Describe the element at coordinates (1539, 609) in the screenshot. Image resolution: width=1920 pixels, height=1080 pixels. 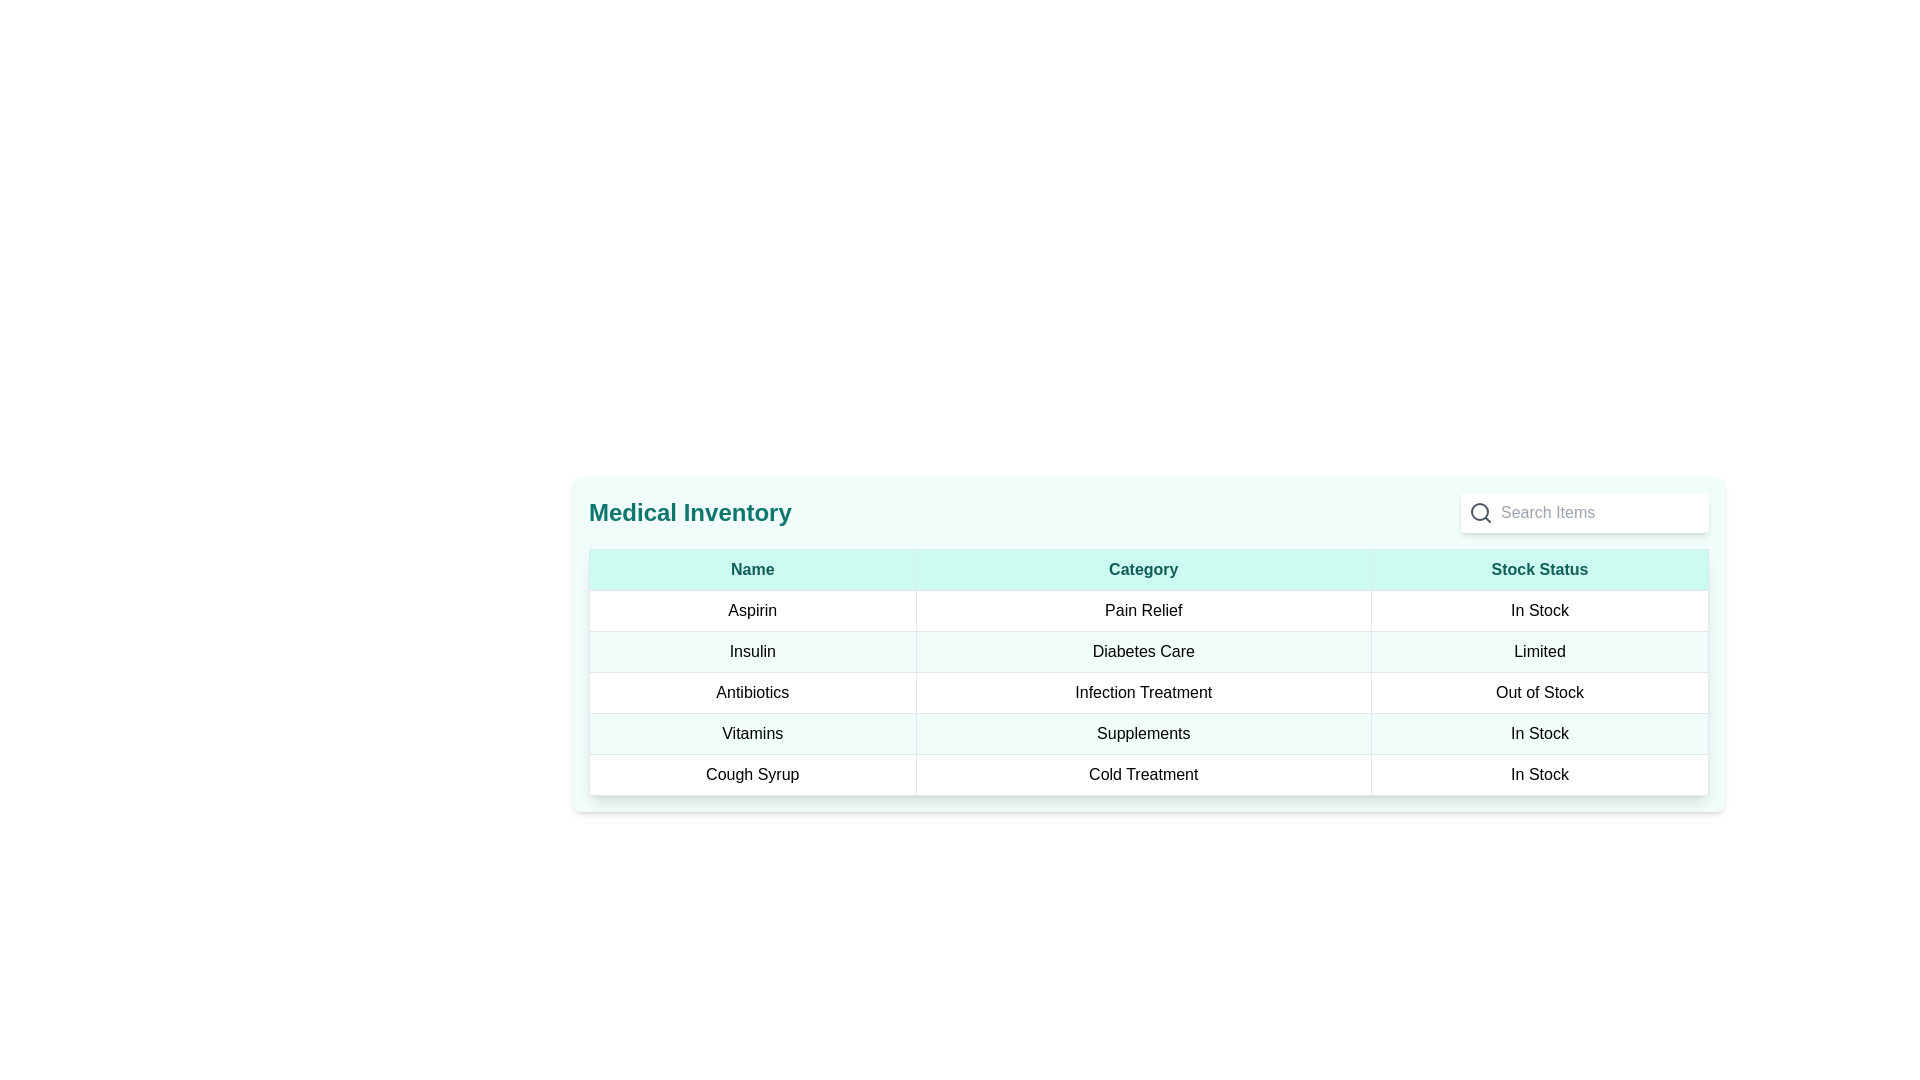
I see `the availability status text field in the 'Stock Status' column, which is a non-interactive display-only element located in the third column of the first row, bordered by the 'Pain Relief' cell on the left` at that location.